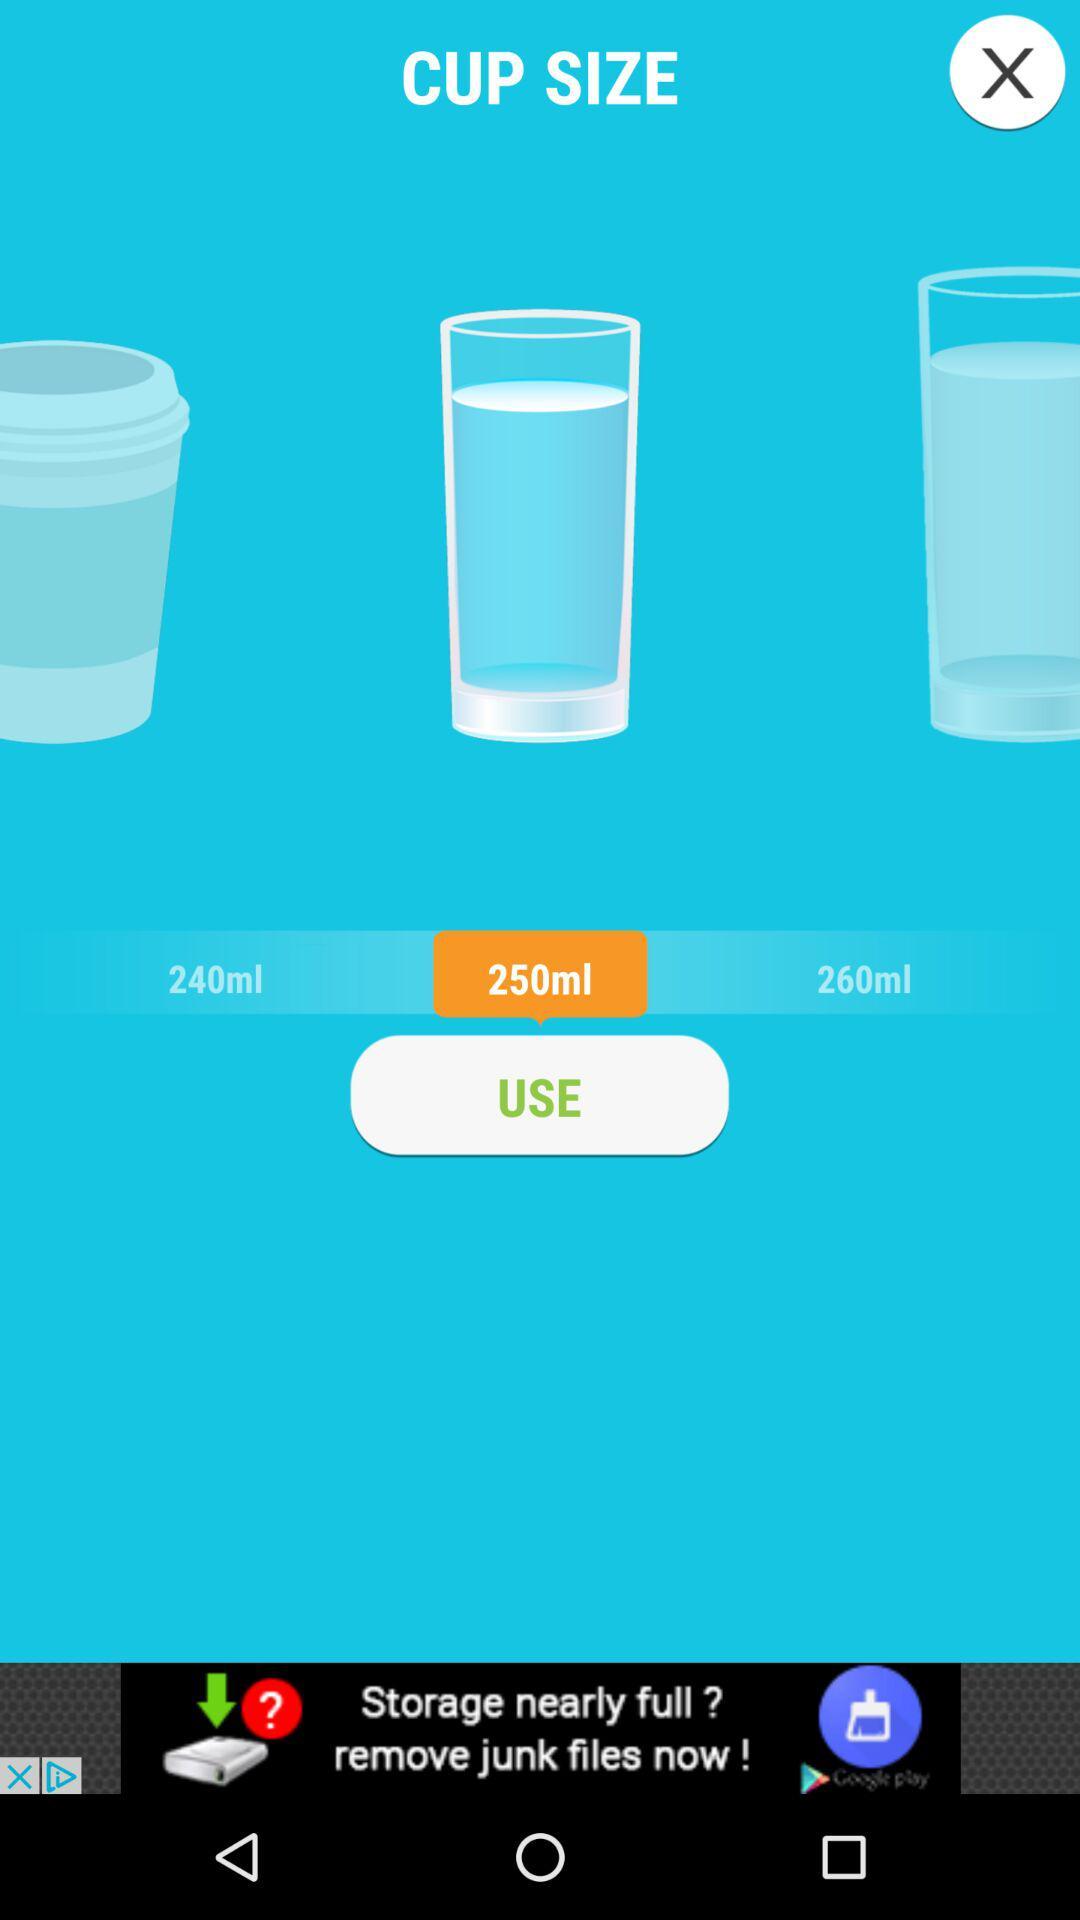  Describe the element at coordinates (538, 1095) in the screenshot. I see `use this size cup` at that location.